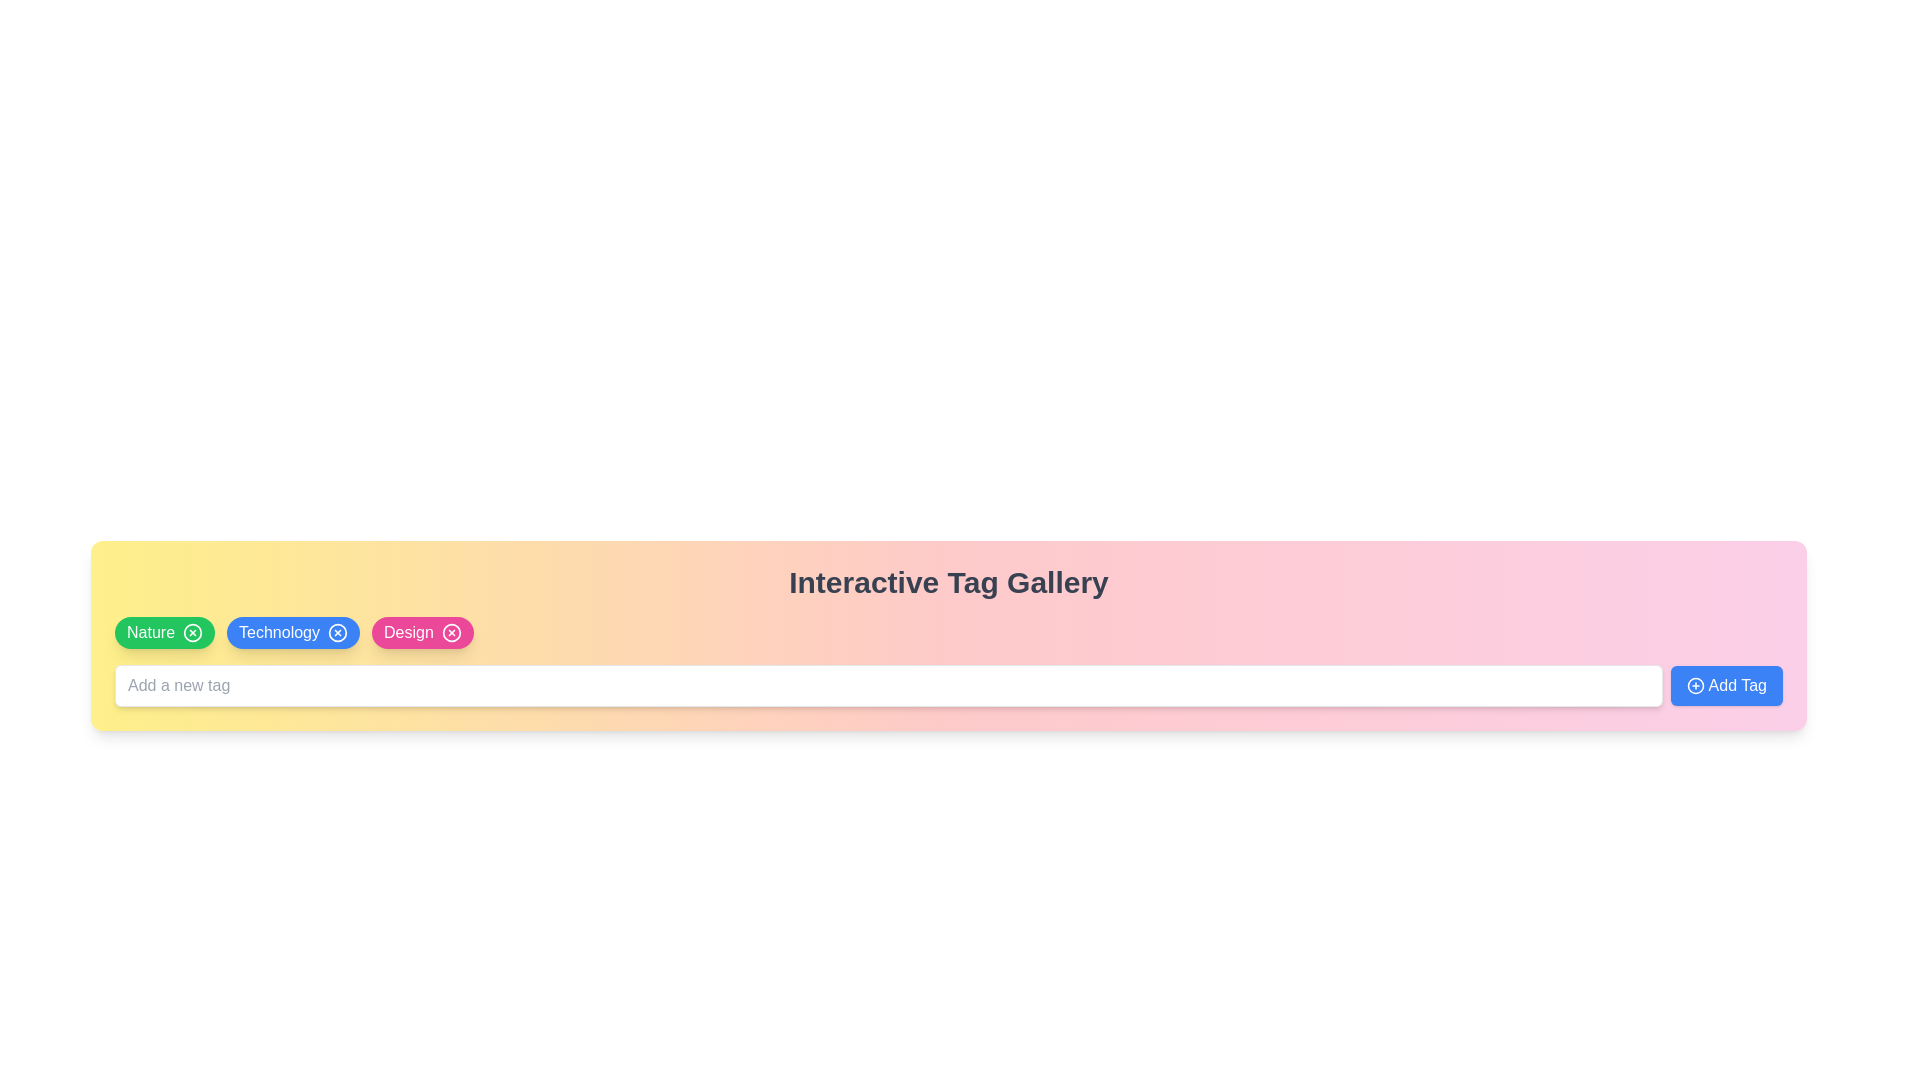 The image size is (1920, 1080). What do you see at coordinates (337, 632) in the screenshot?
I see `the central circular icon within the 'Technology' tag button` at bounding box center [337, 632].